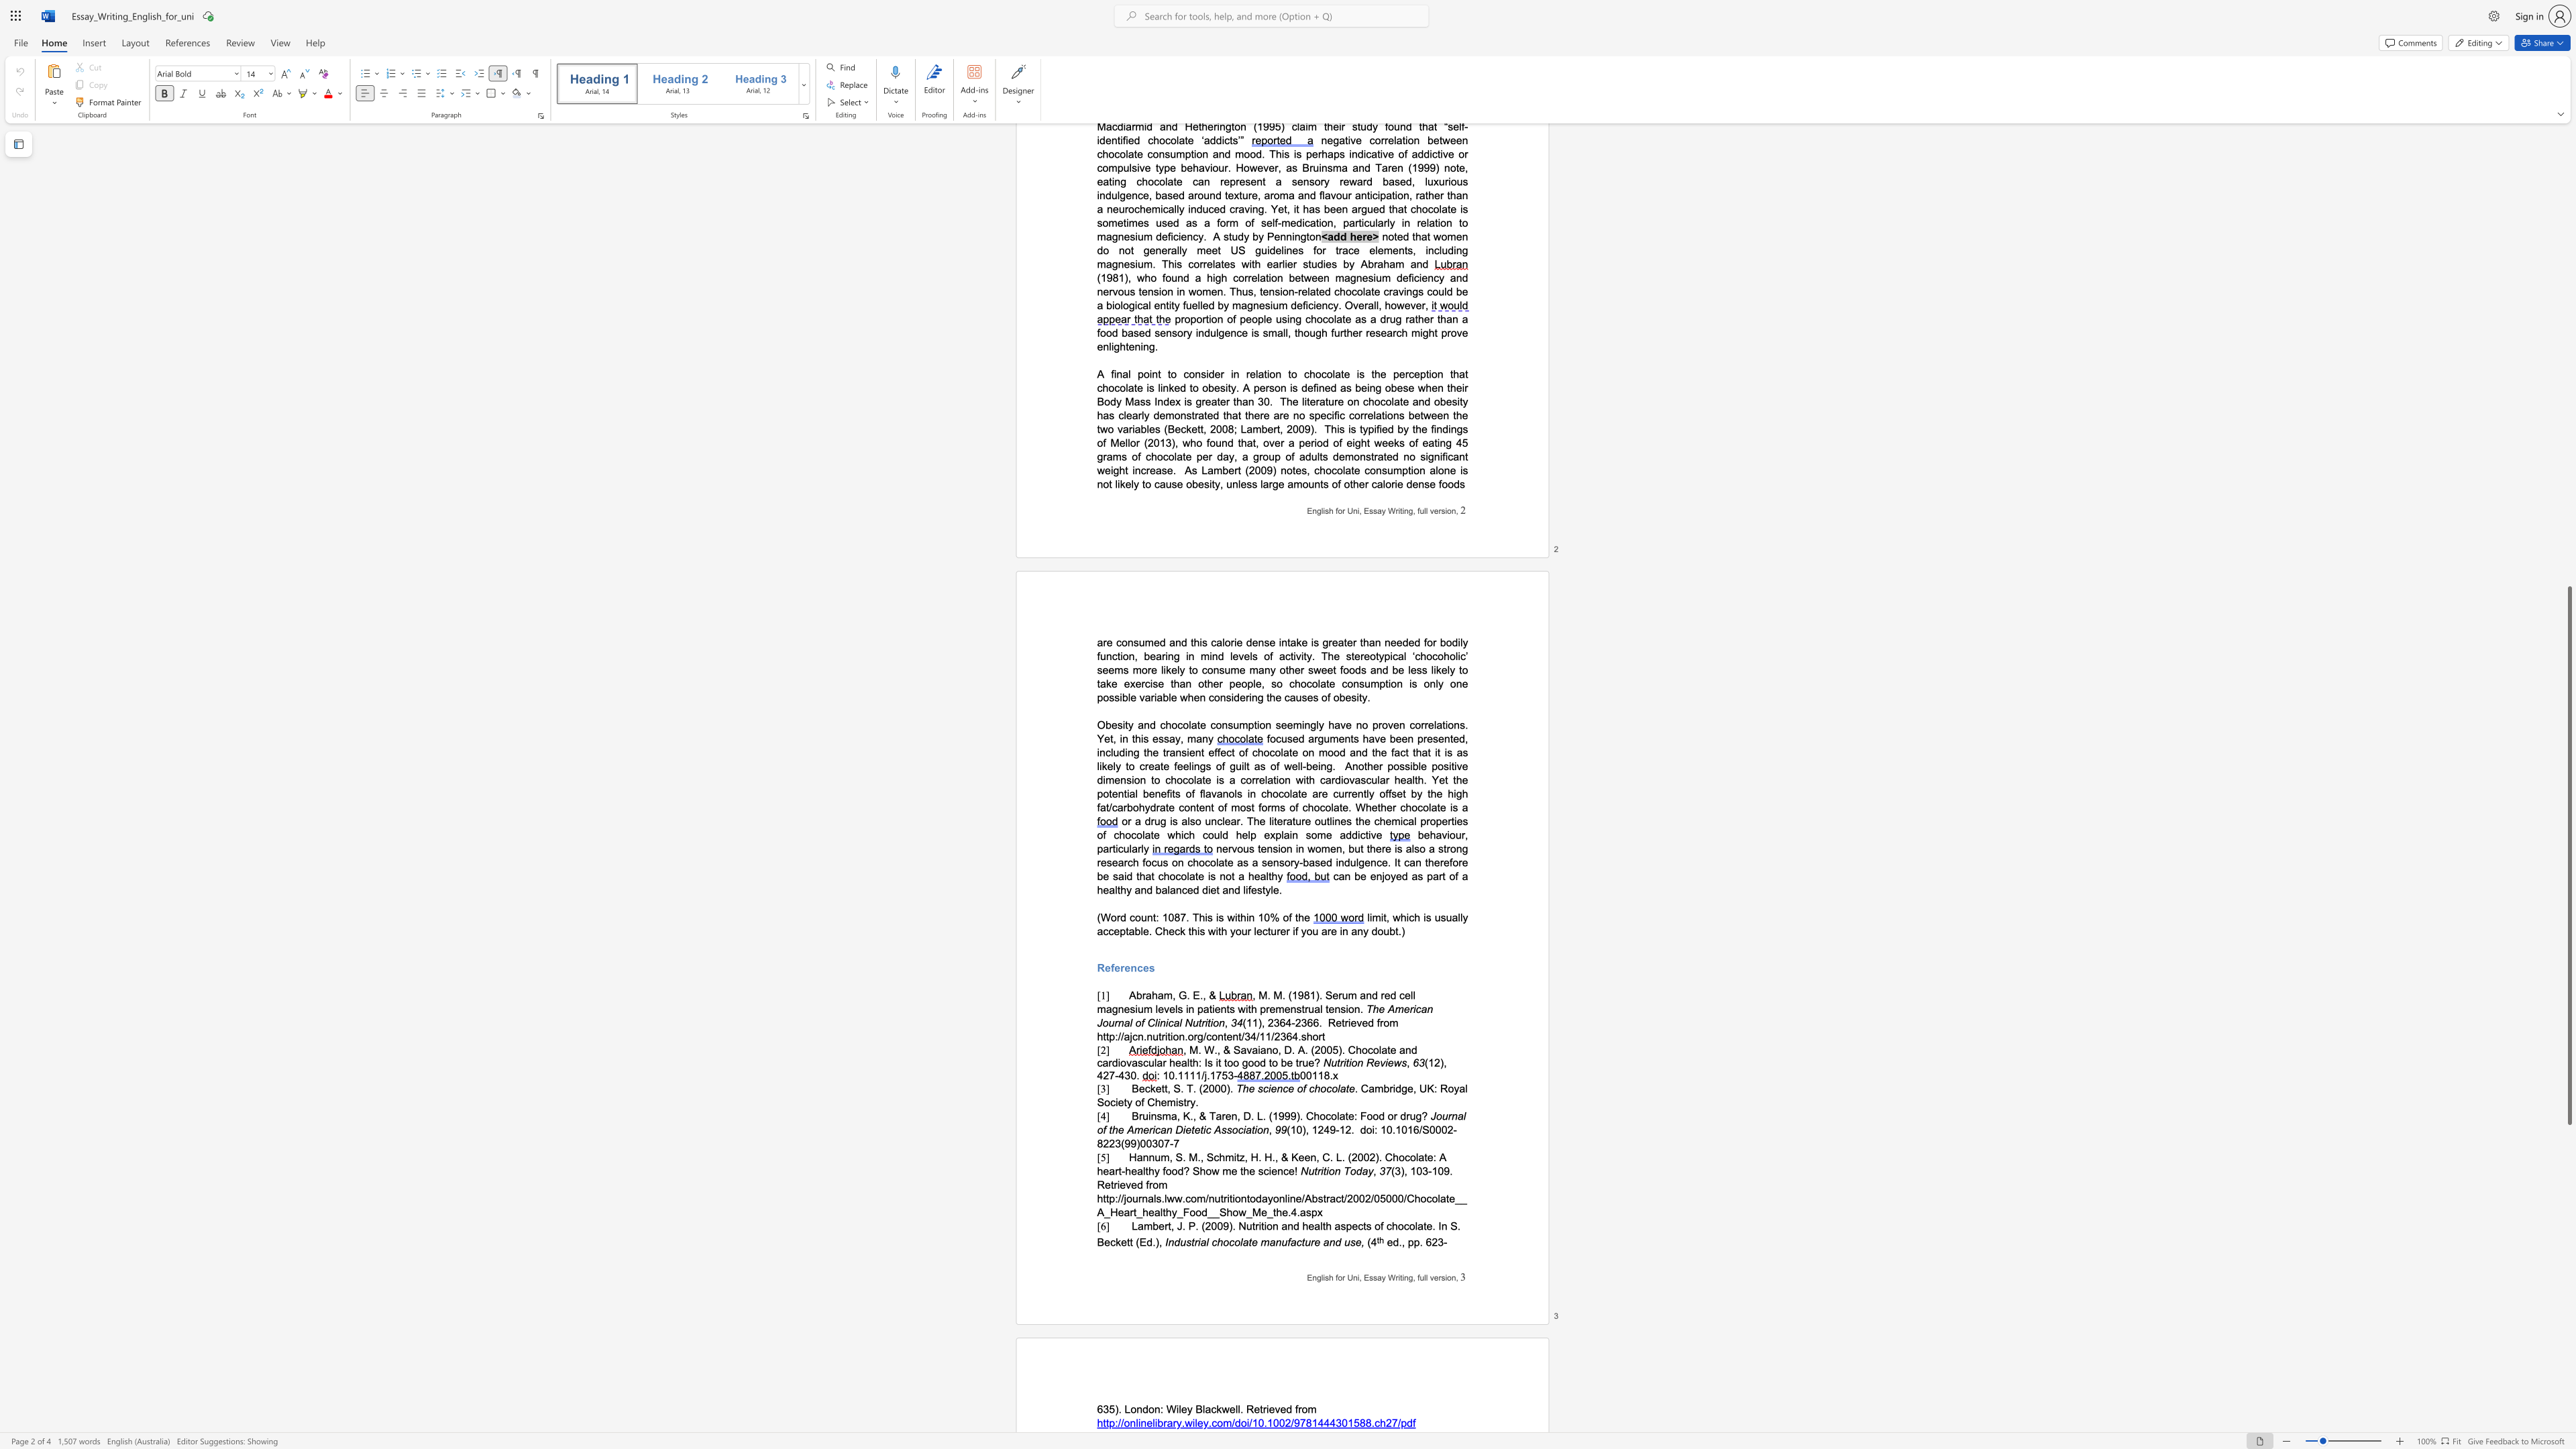 This screenshot has height=1449, width=2576. What do you see at coordinates (2568, 482) in the screenshot?
I see `the right-hand scrollbar to ascend the page` at bounding box center [2568, 482].